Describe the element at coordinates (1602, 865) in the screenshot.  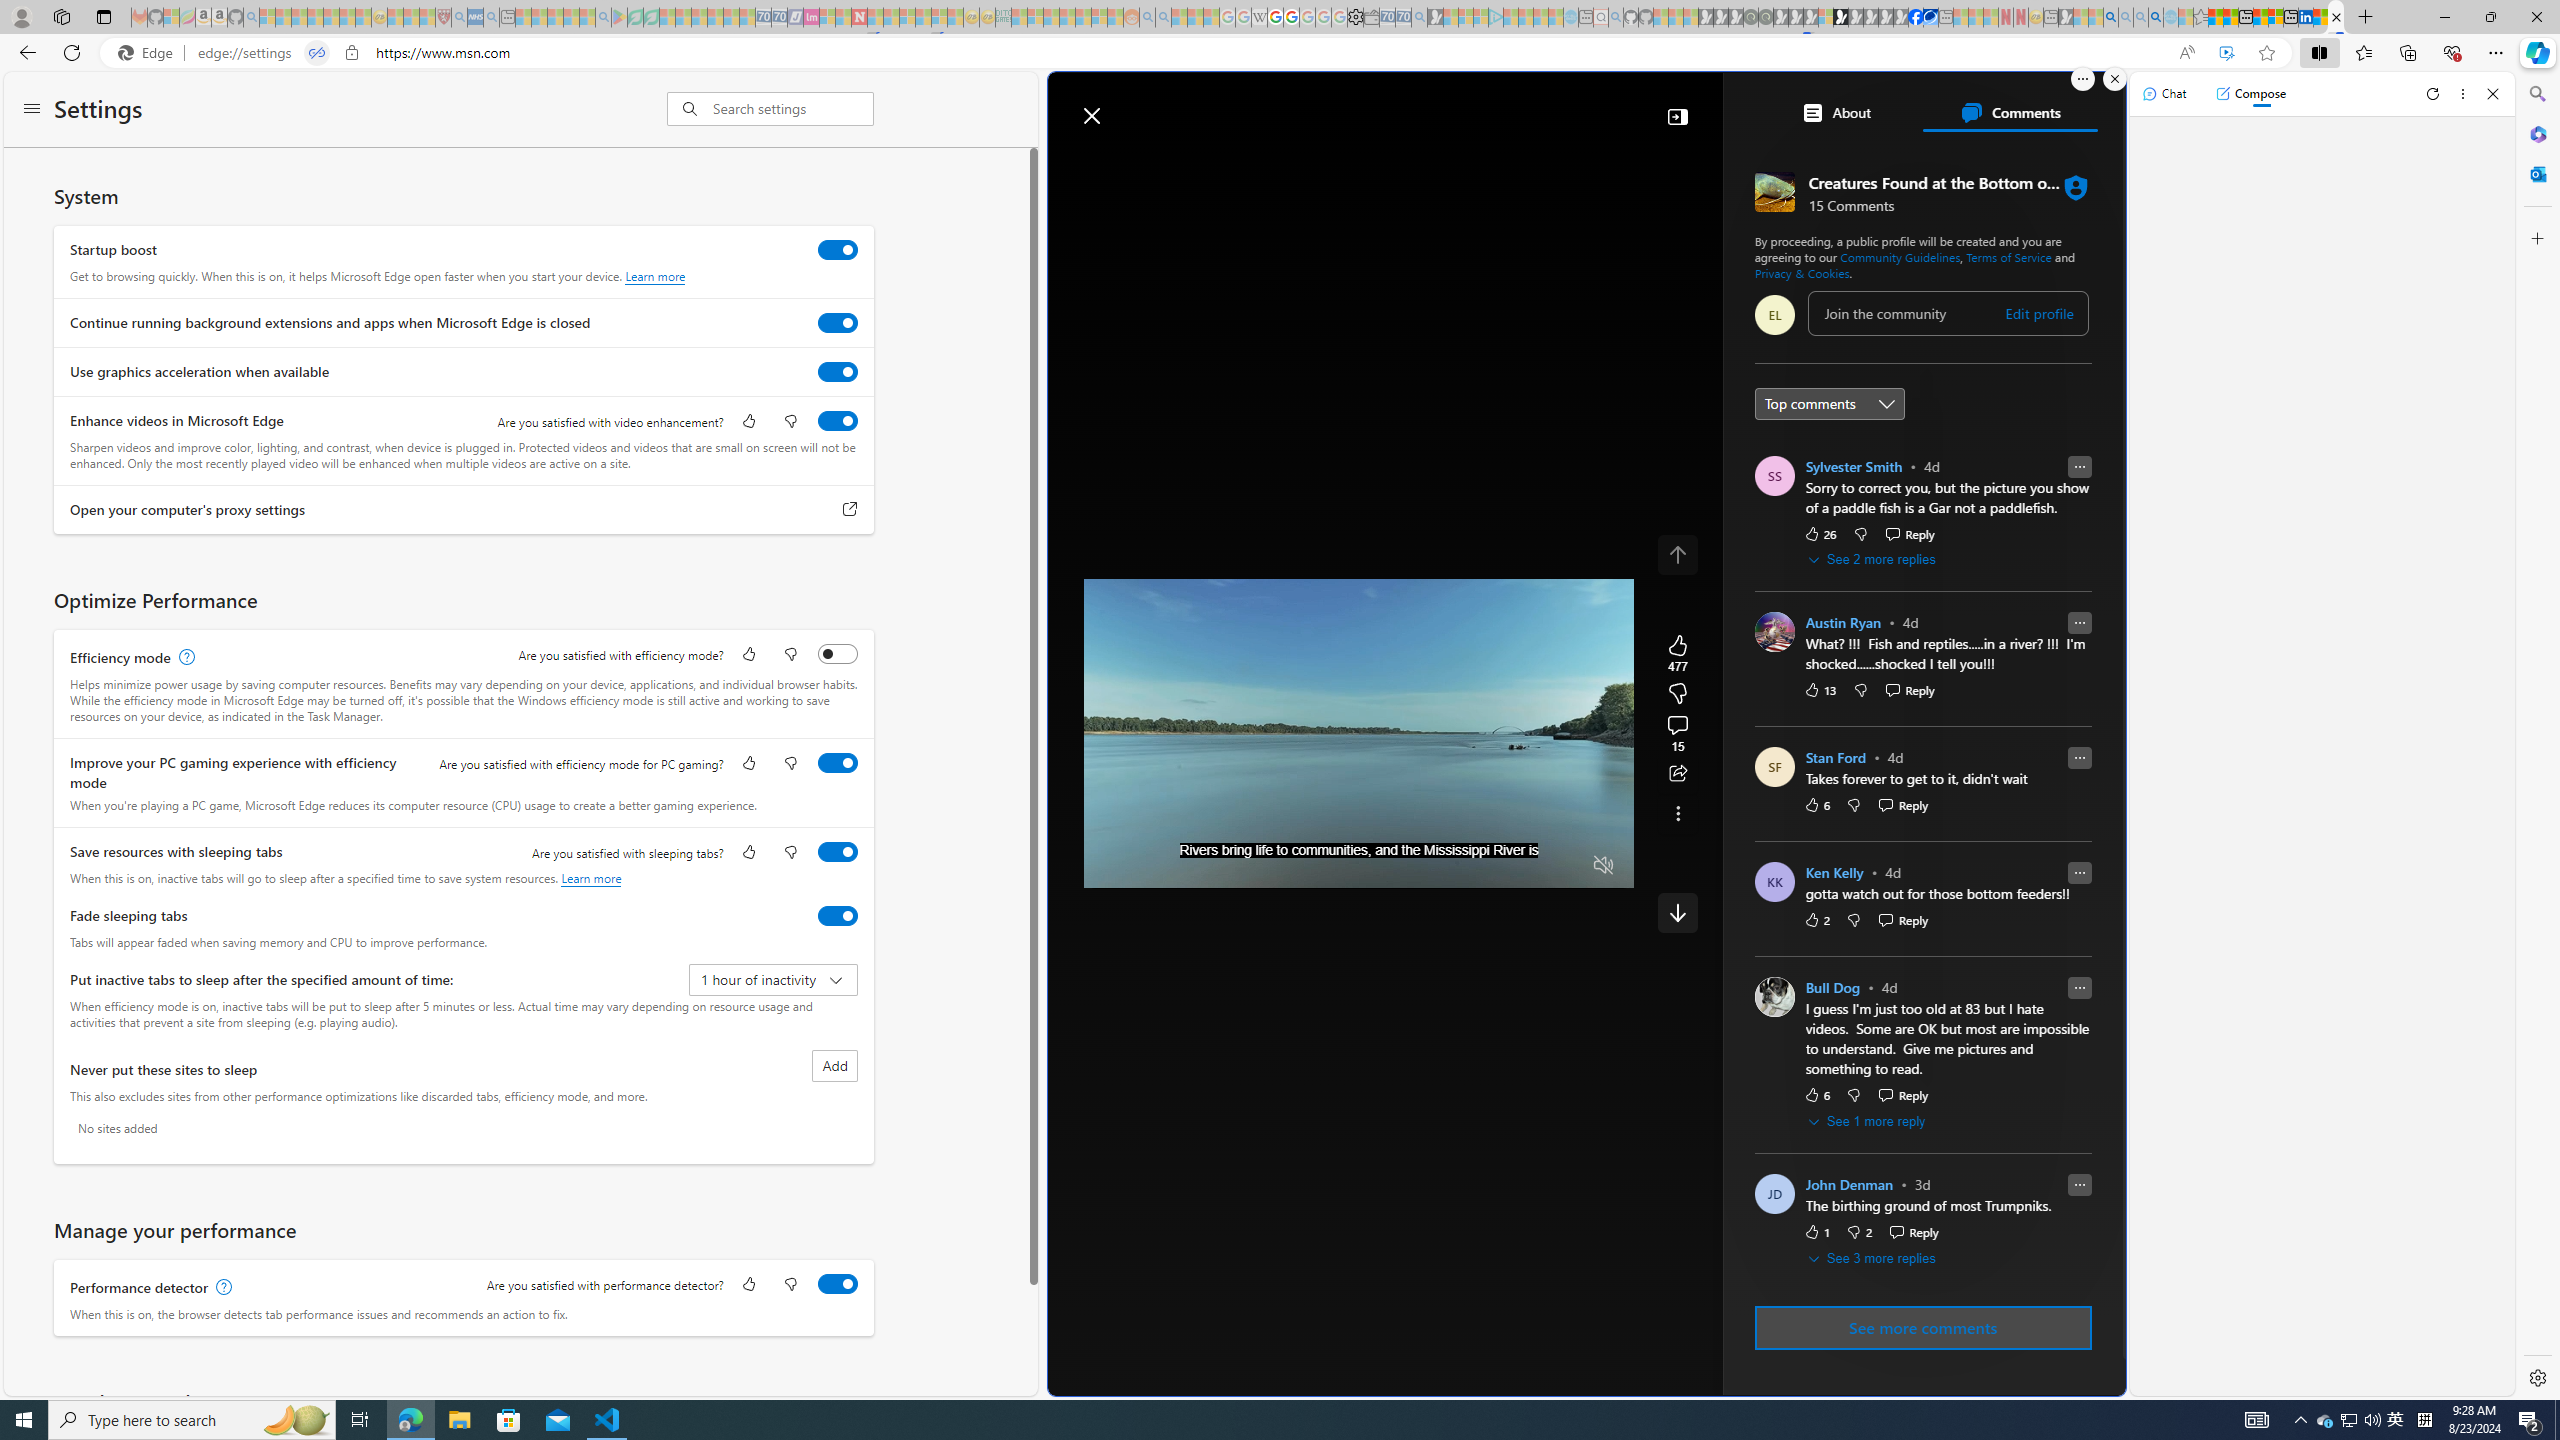
I see `'Unmute'` at that location.